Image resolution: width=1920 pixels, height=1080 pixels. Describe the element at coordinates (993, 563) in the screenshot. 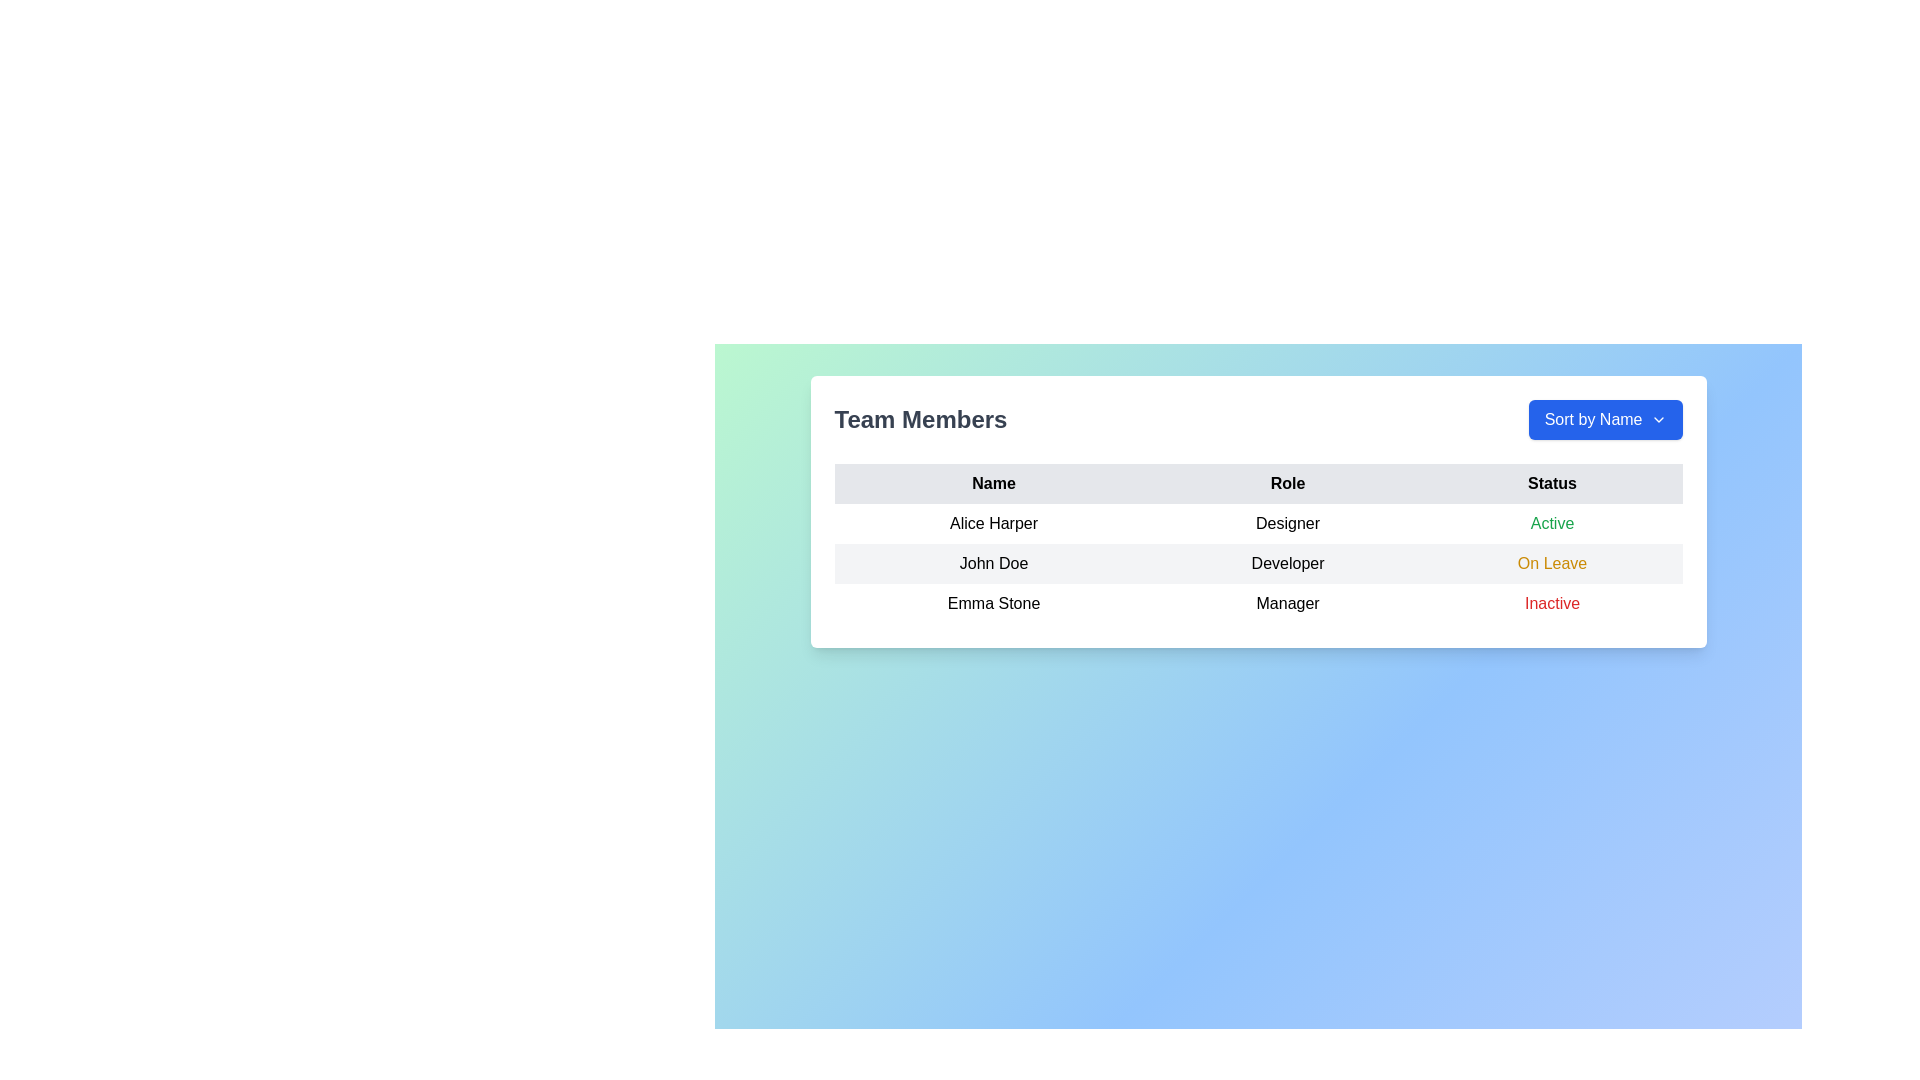

I see `text displayed by the Static text element showing 'John Doe' in the 'Team Members' table under the 'Name' column` at that location.